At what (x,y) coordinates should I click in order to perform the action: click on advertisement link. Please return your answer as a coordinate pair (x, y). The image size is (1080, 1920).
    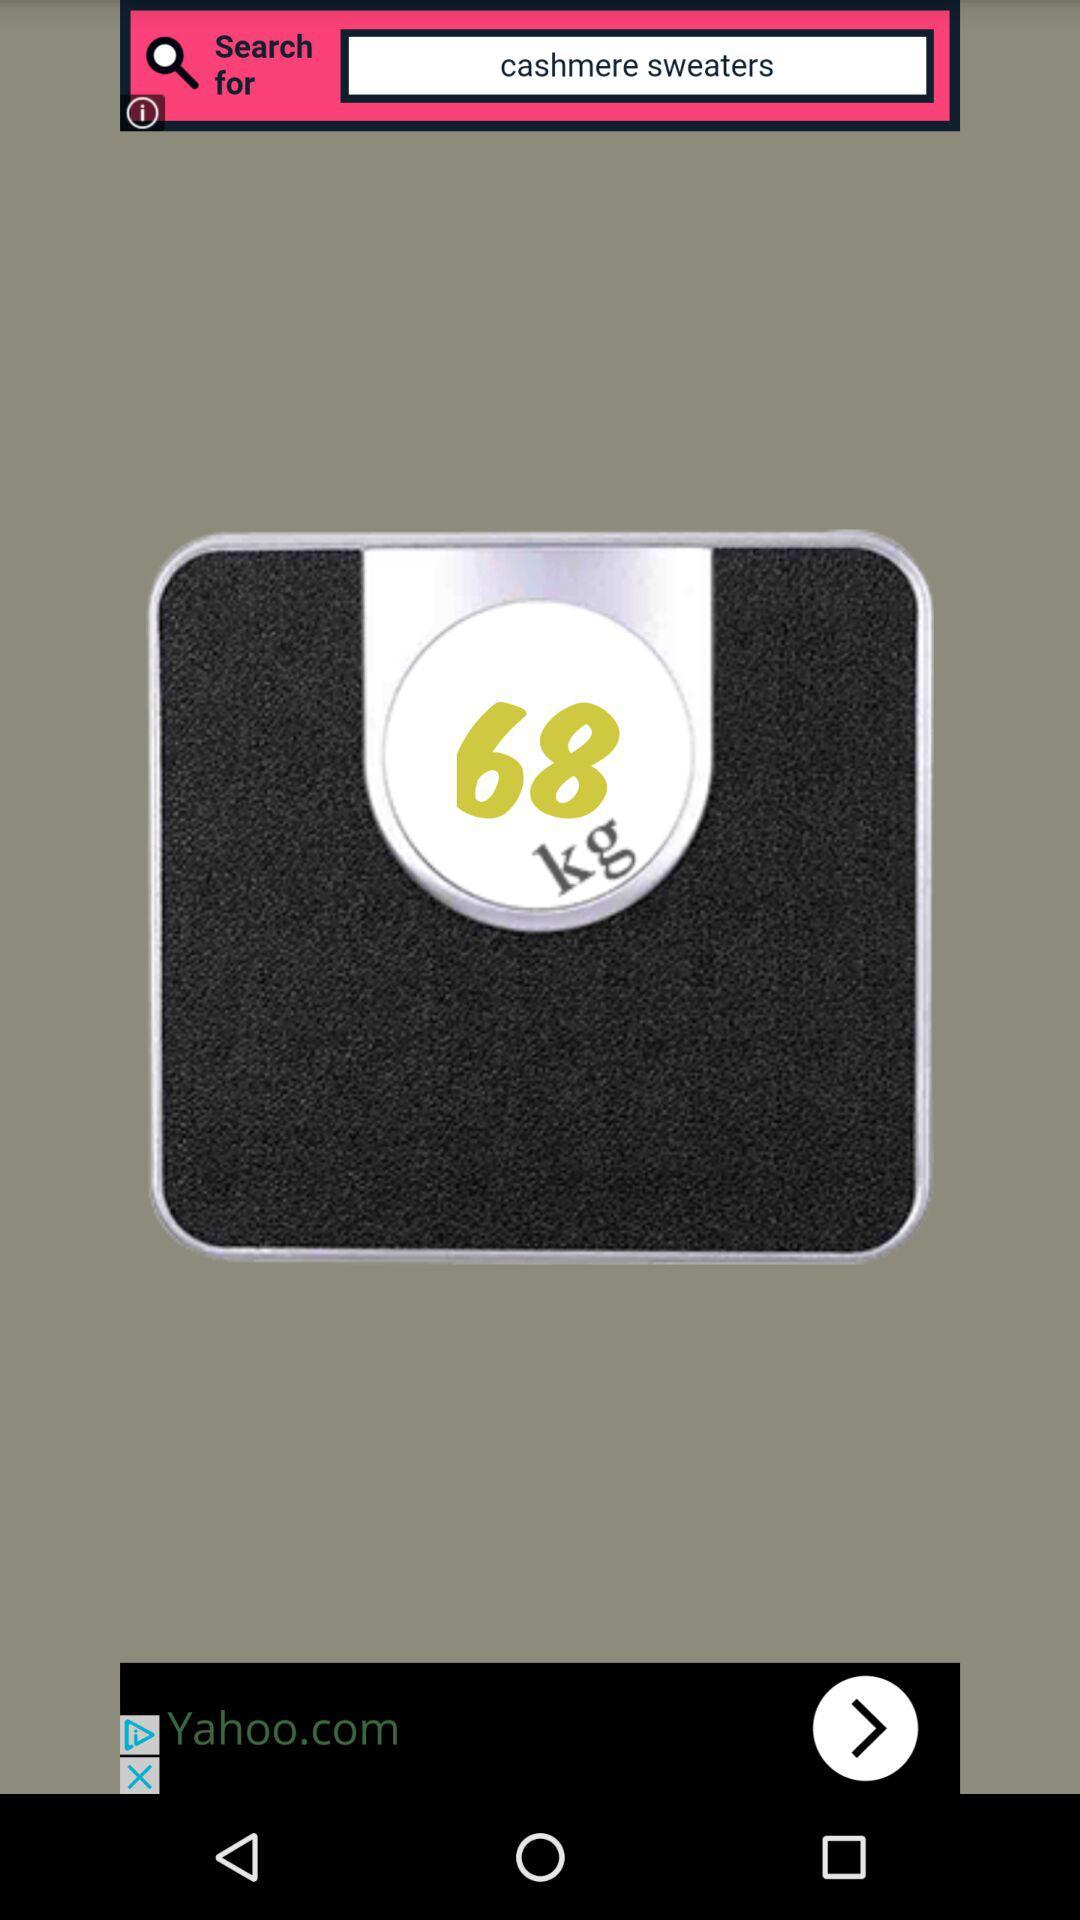
    Looking at the image, I should click on (540, 1727).